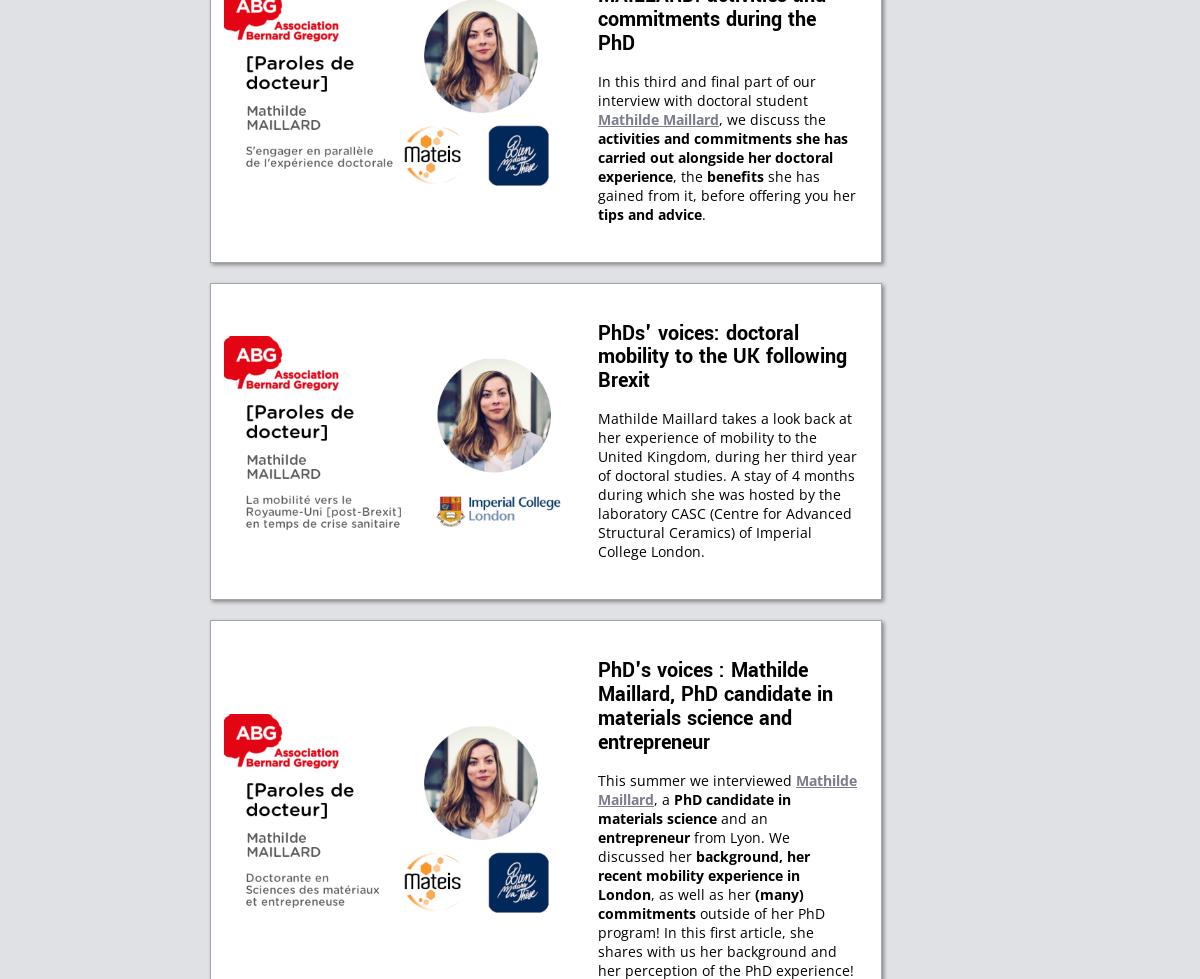 Image resolution: width=1200 pixels, height=979 pixels. Describe the element at coordinates (596, 185) in the screenshot. I see `'she has gained from it, before offering you her'` at that location.